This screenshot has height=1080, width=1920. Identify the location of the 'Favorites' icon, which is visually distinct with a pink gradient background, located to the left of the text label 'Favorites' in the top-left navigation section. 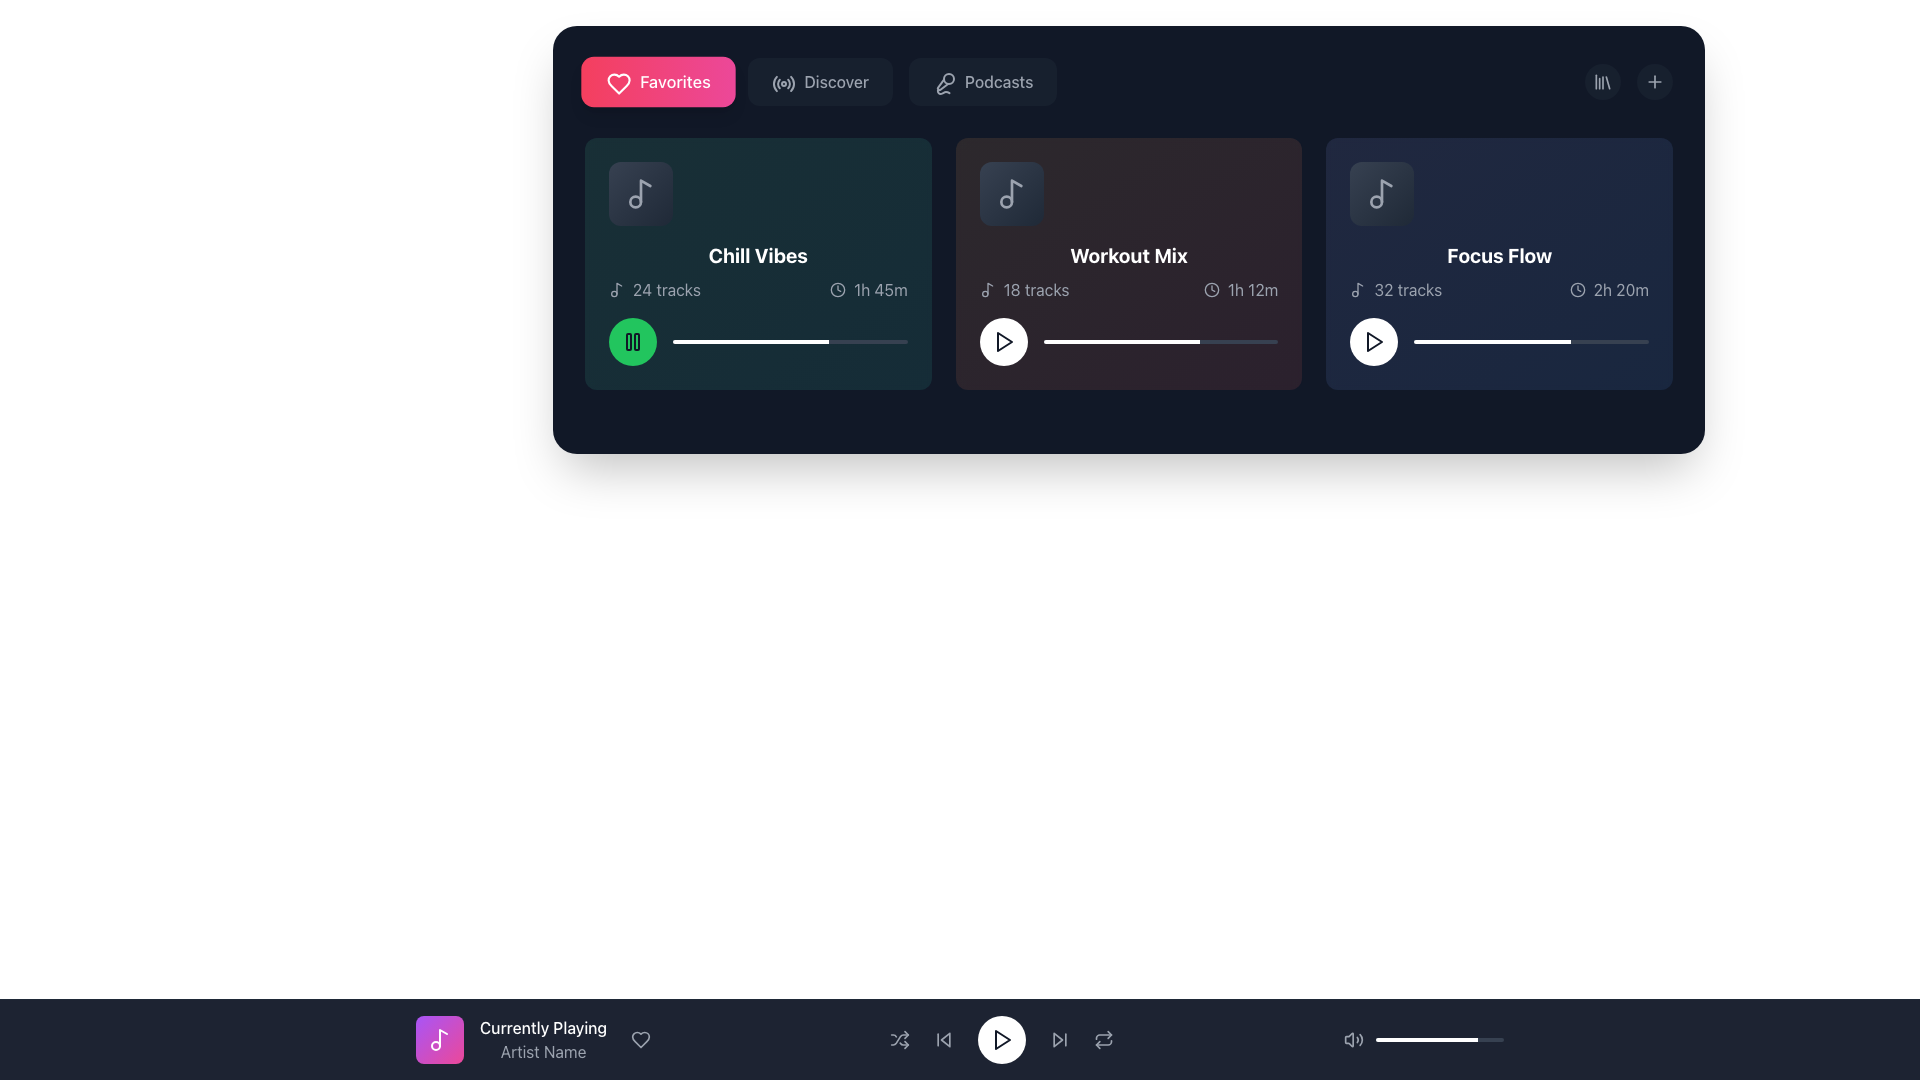
(616, 80).